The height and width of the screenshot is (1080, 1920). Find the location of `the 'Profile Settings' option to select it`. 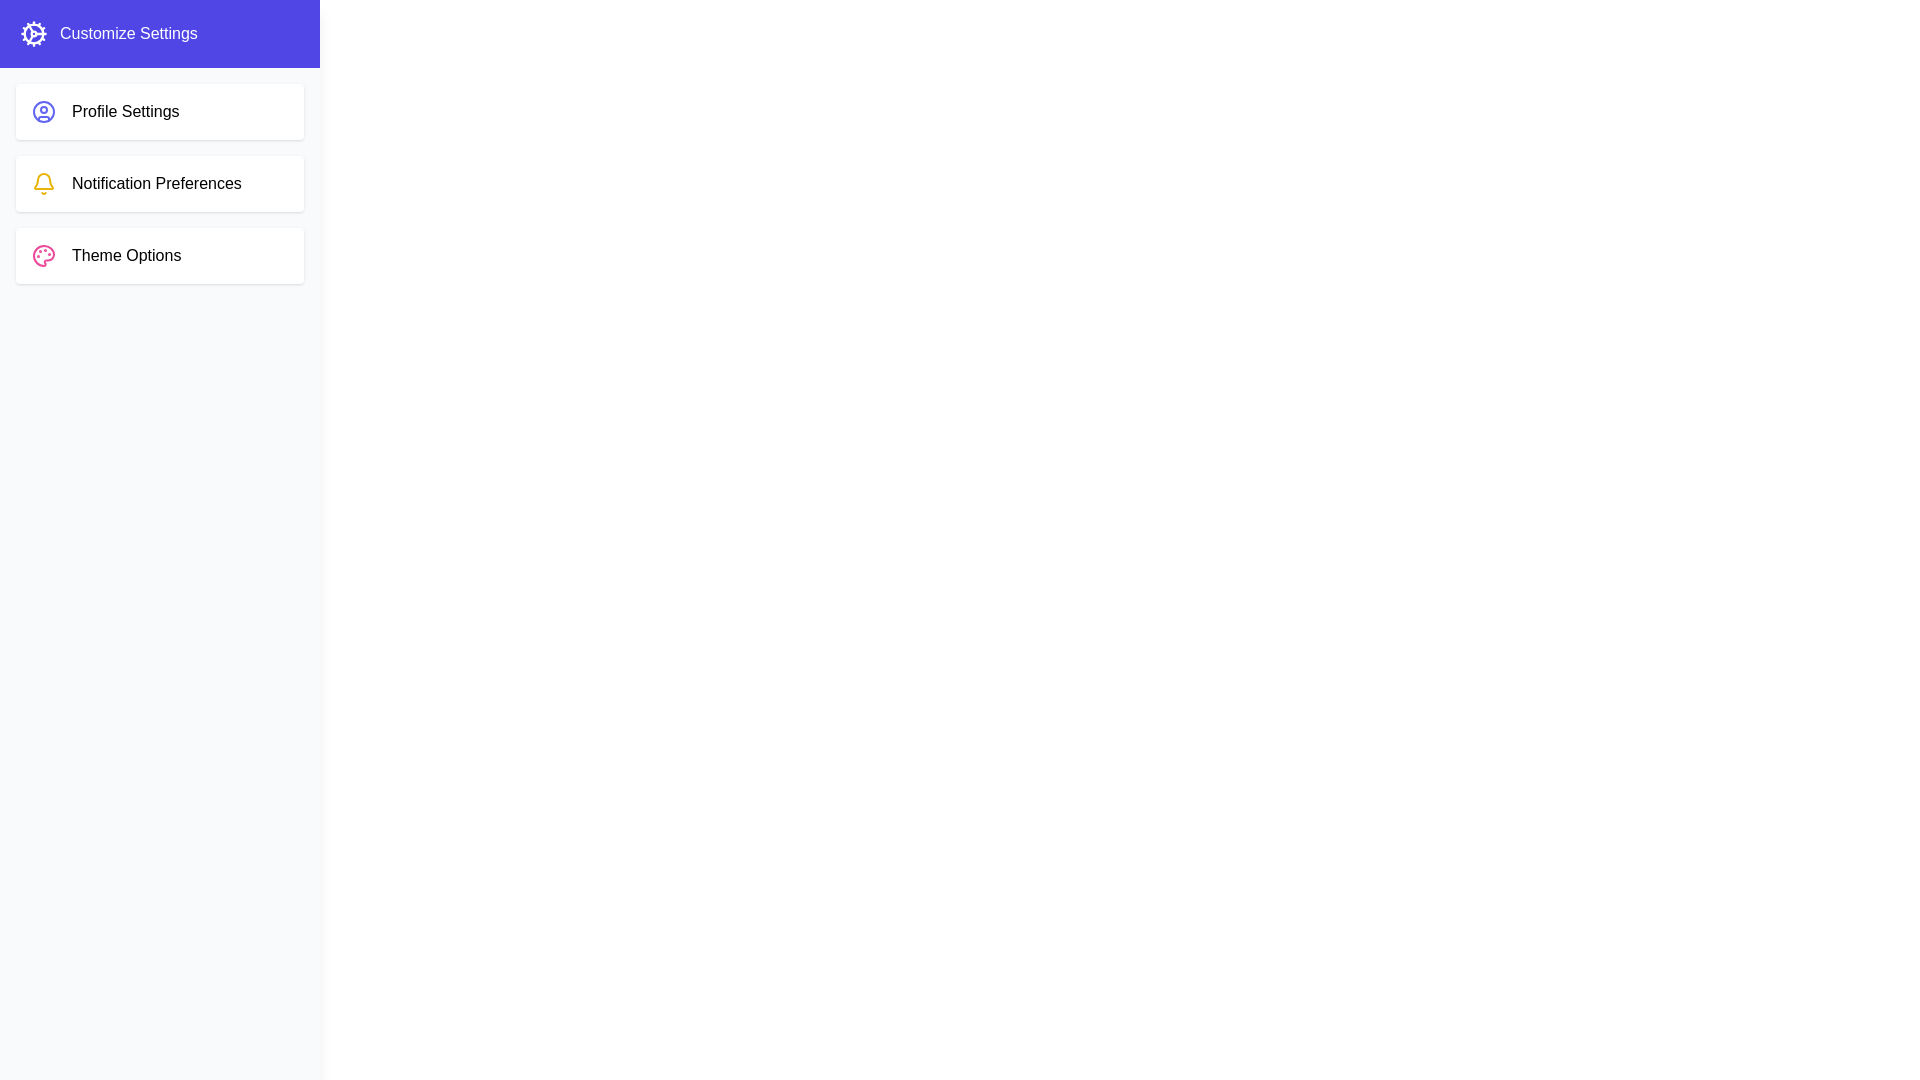

the 'Profile Settings' option to select it is located at coordinates (158, 111).